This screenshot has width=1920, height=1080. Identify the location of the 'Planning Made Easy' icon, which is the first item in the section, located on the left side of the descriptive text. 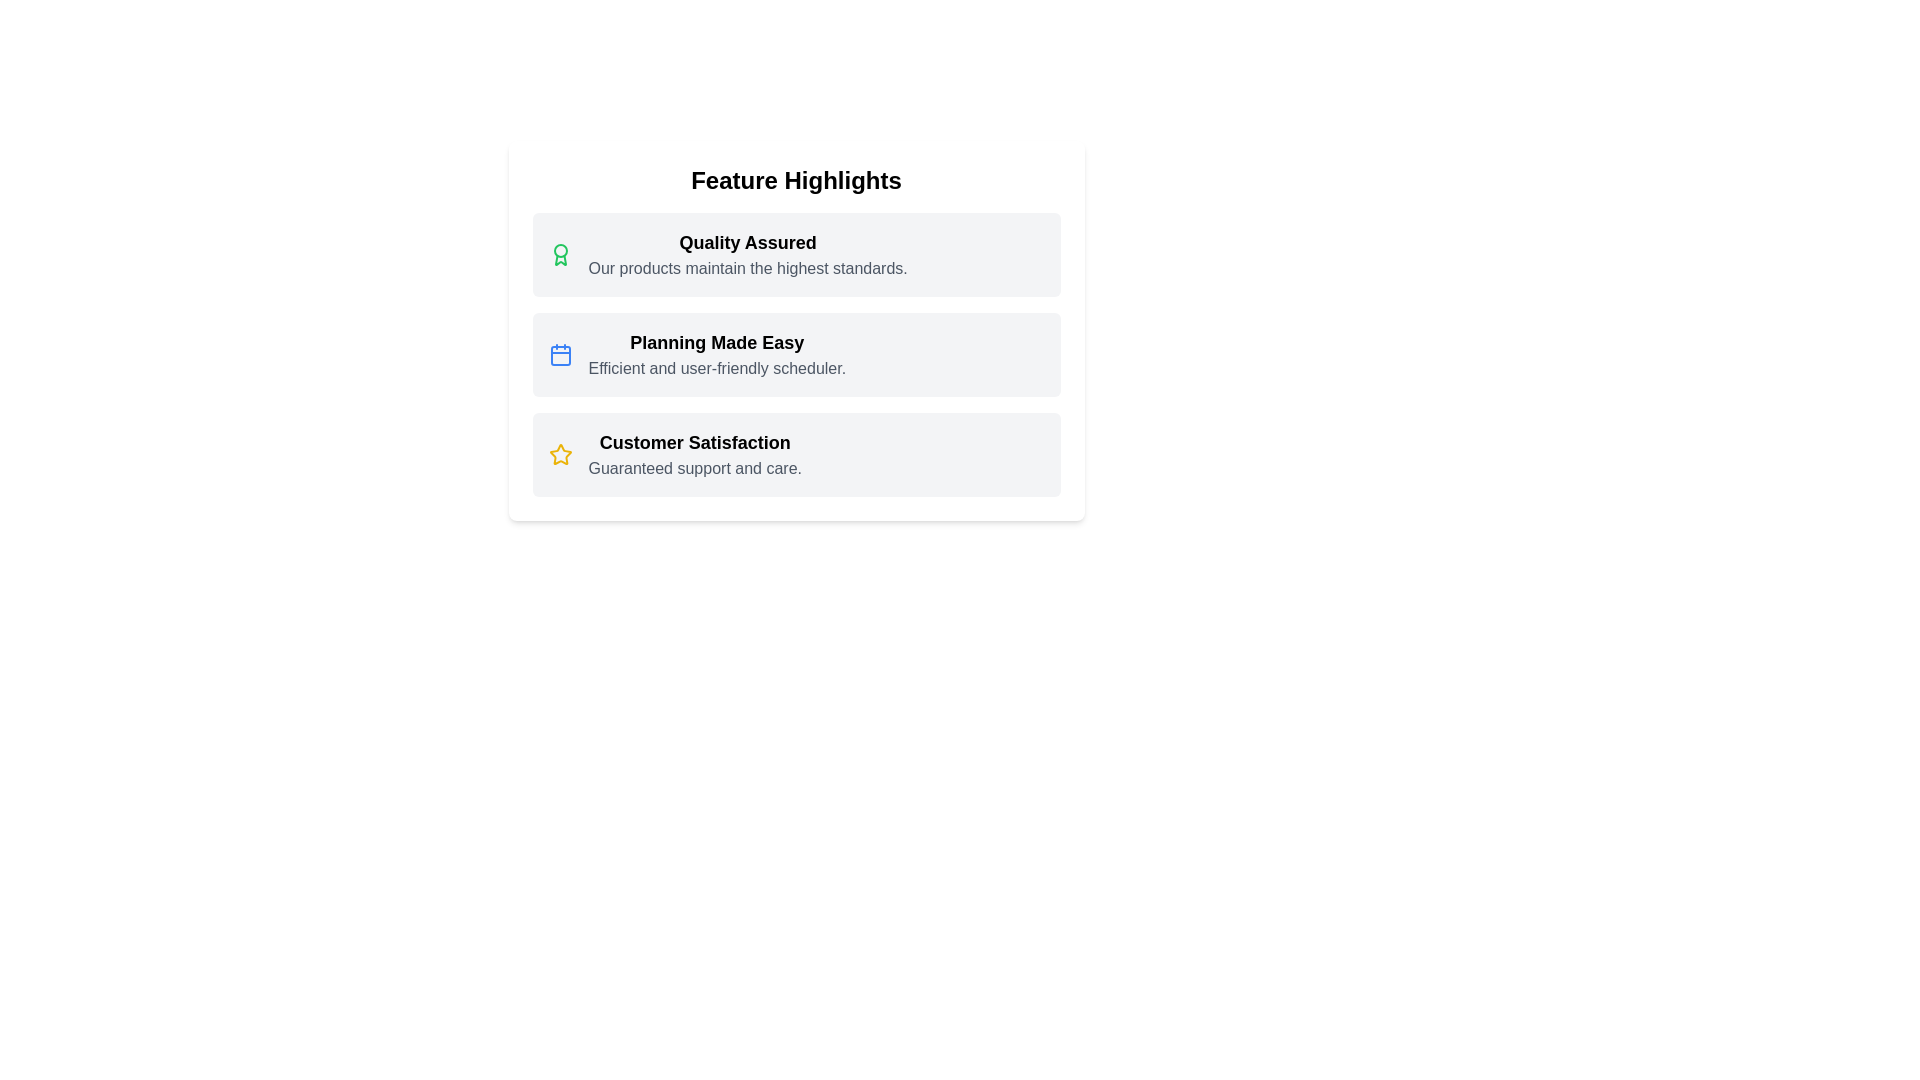
(560, 353).